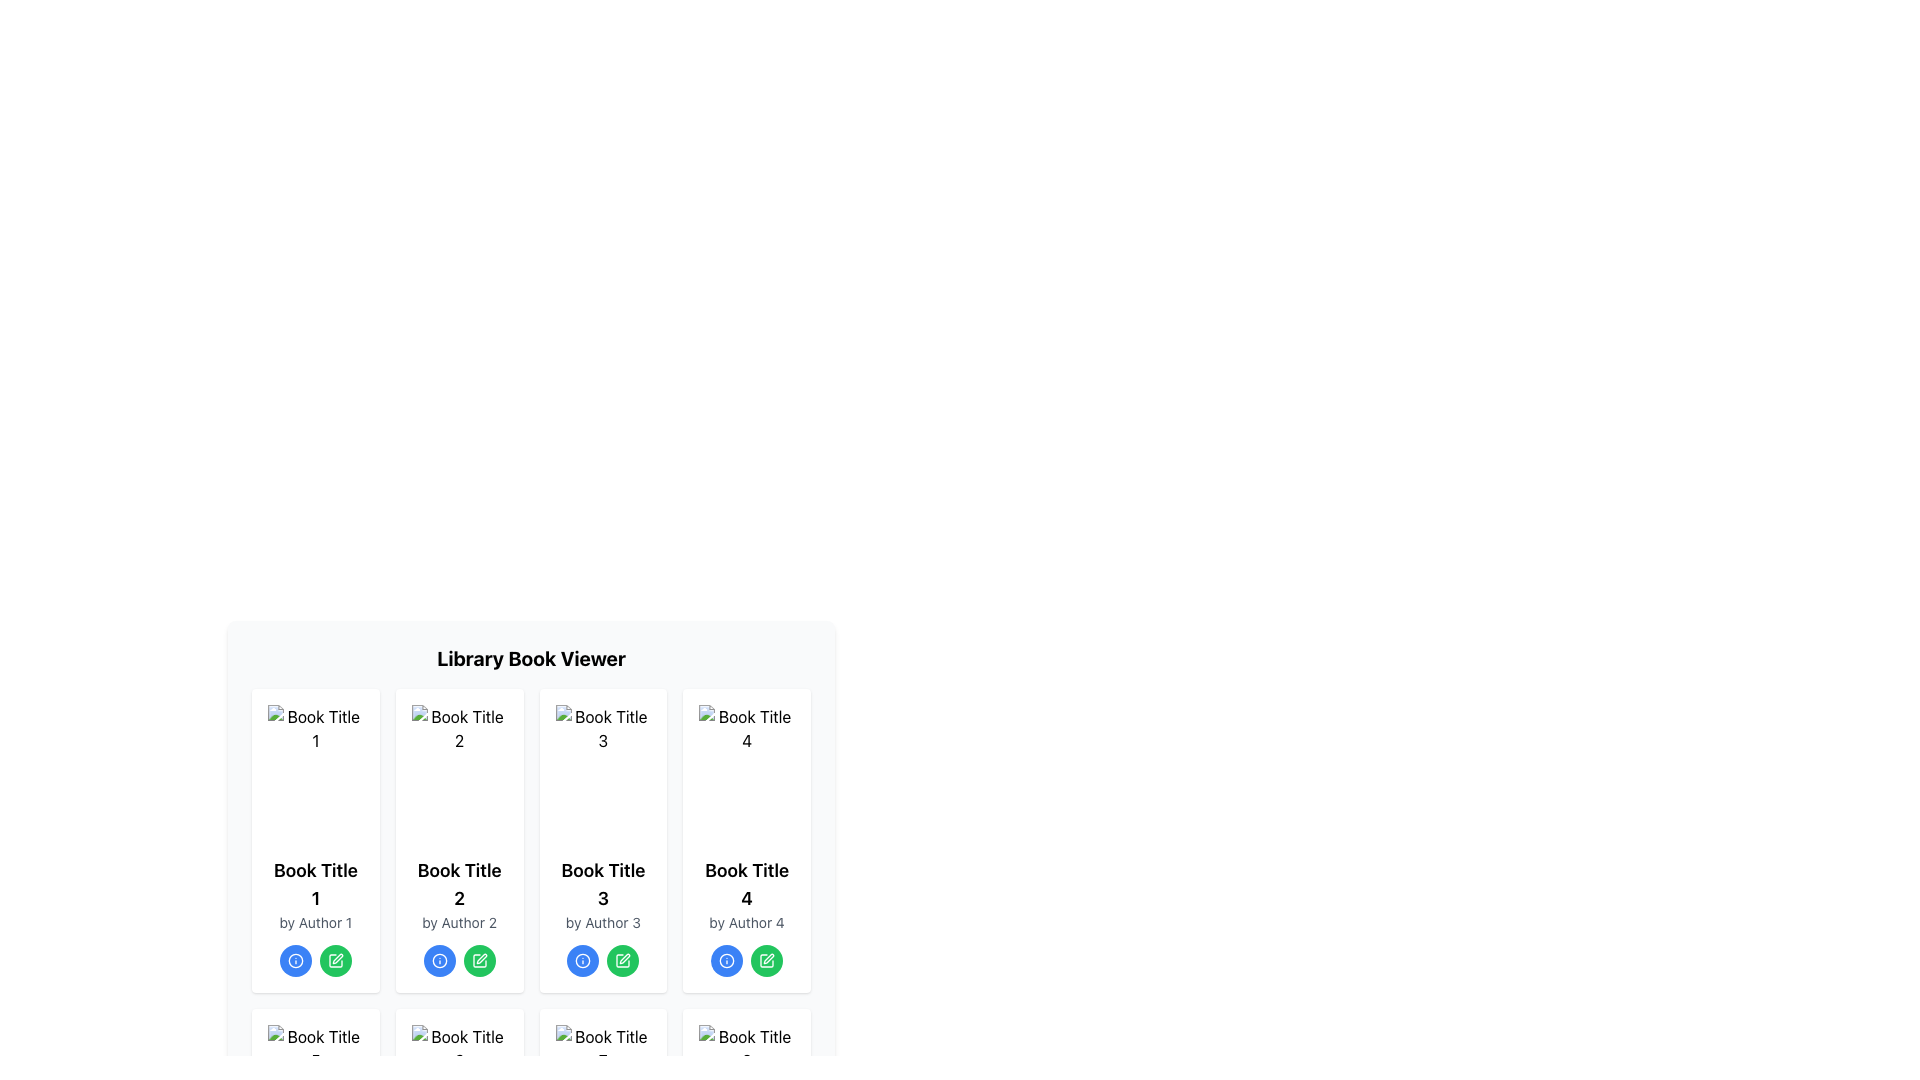 The image size is (1920, 1080). What do you see at coordinates (726, 959) in the screenshot?
I see `the information icon located below the 'Book Title 4' card in the library book grid` at bounding box center [726, 959].